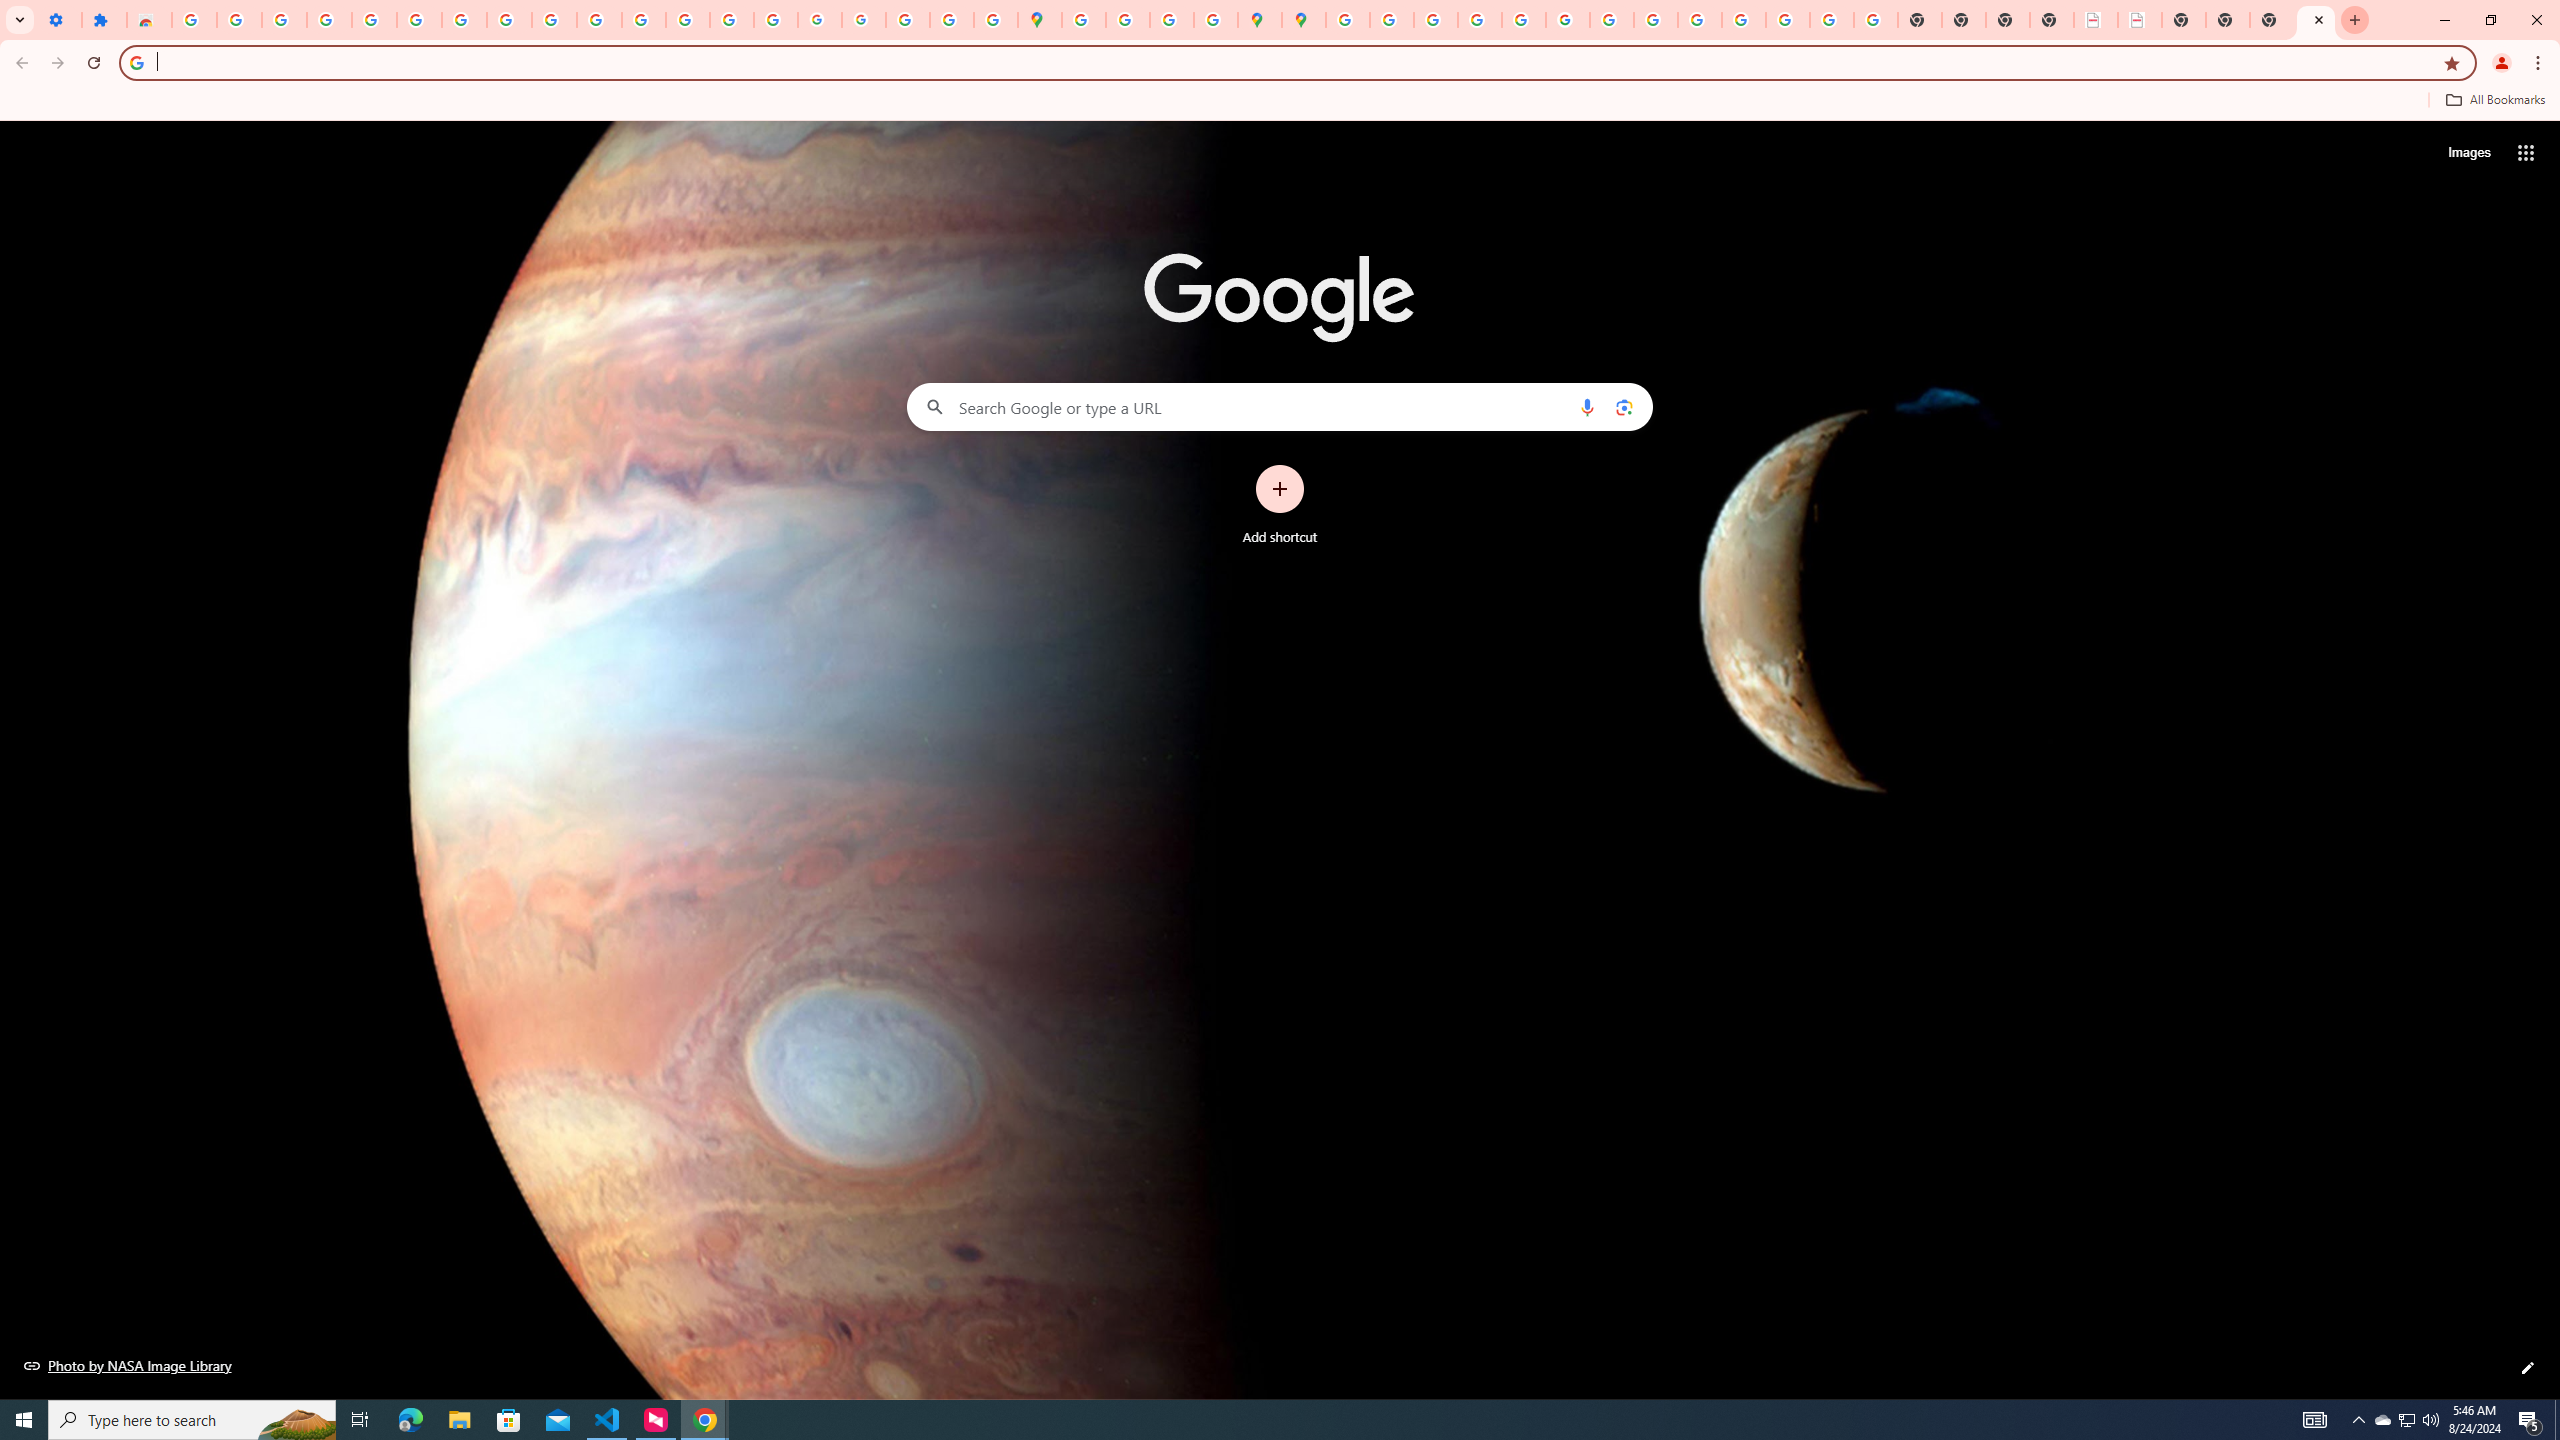 The width and height of the screenshot is (2560, 1440). I want to click on 'YouTube', so click(554, 19).